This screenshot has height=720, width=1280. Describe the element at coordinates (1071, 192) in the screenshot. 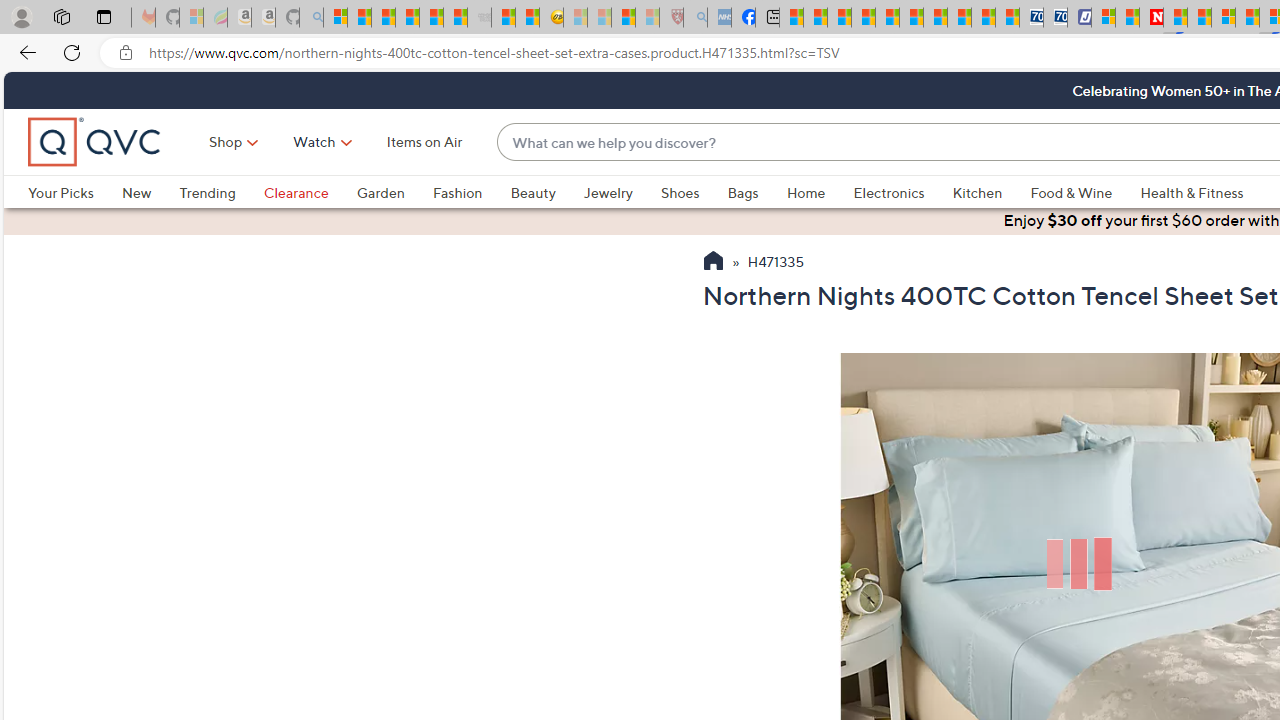

I see `'Food & Wine'` at that location.